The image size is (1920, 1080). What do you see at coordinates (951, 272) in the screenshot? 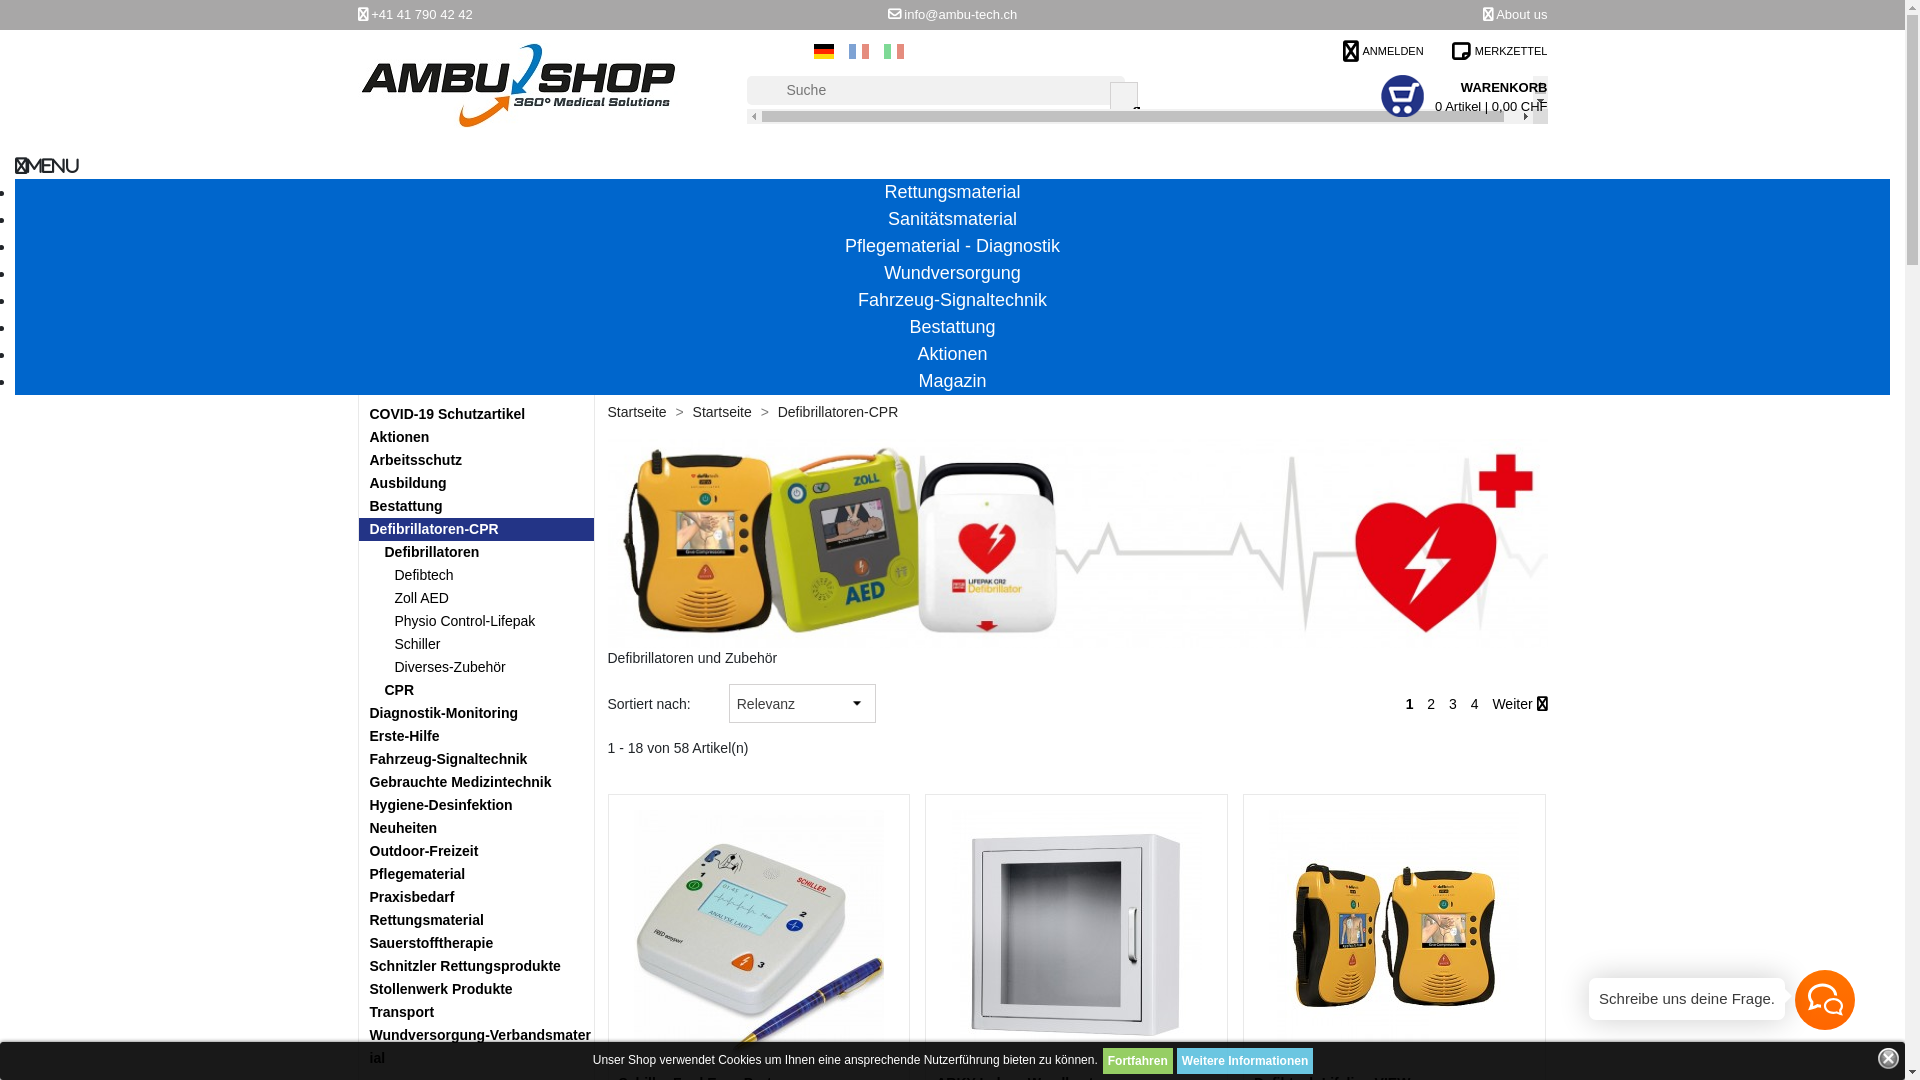
I see `'Wundversorgung'` at bounding box center [951, 272].